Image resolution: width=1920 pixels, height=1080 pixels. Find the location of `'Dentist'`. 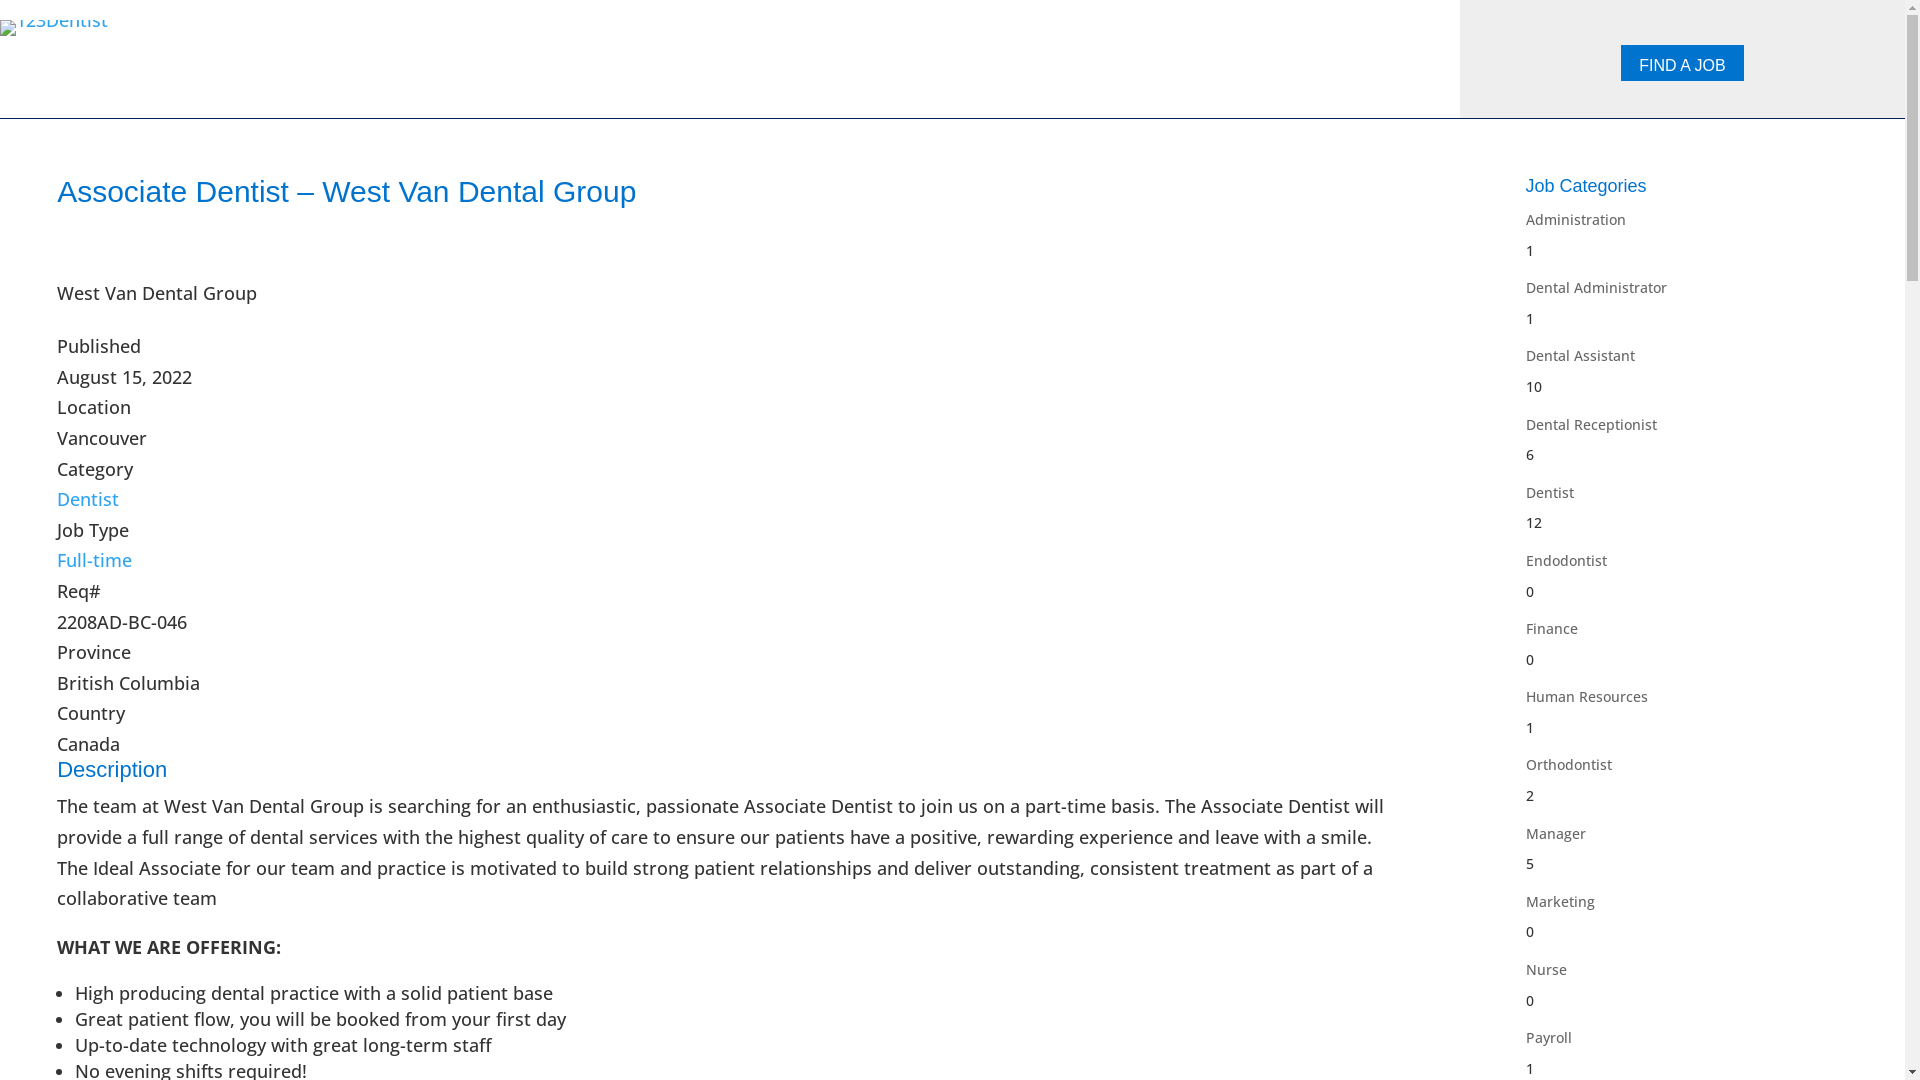

'Dentist' is located at coordinates (1549, 492).